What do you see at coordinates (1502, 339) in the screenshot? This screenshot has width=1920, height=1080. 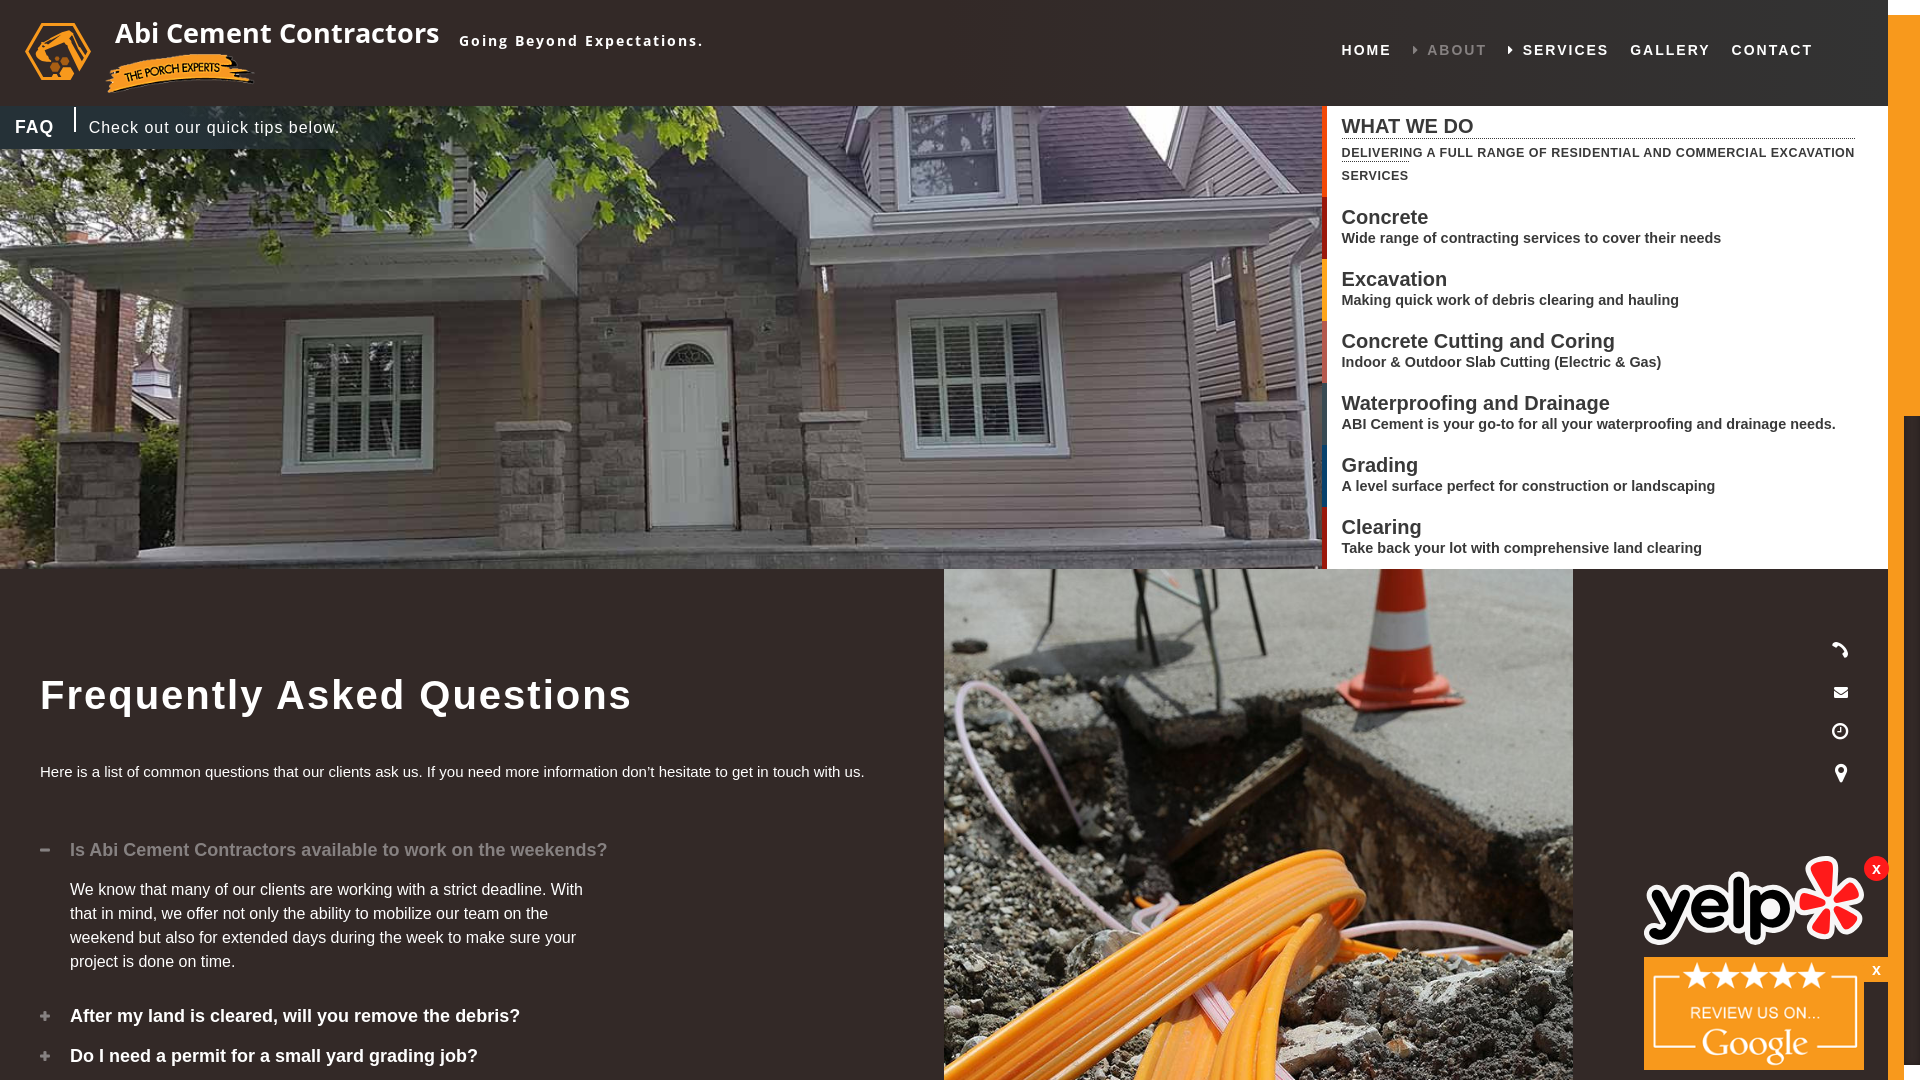 I see `'Concrete Cutting and Coring'` at bounding box center [1502, 339].